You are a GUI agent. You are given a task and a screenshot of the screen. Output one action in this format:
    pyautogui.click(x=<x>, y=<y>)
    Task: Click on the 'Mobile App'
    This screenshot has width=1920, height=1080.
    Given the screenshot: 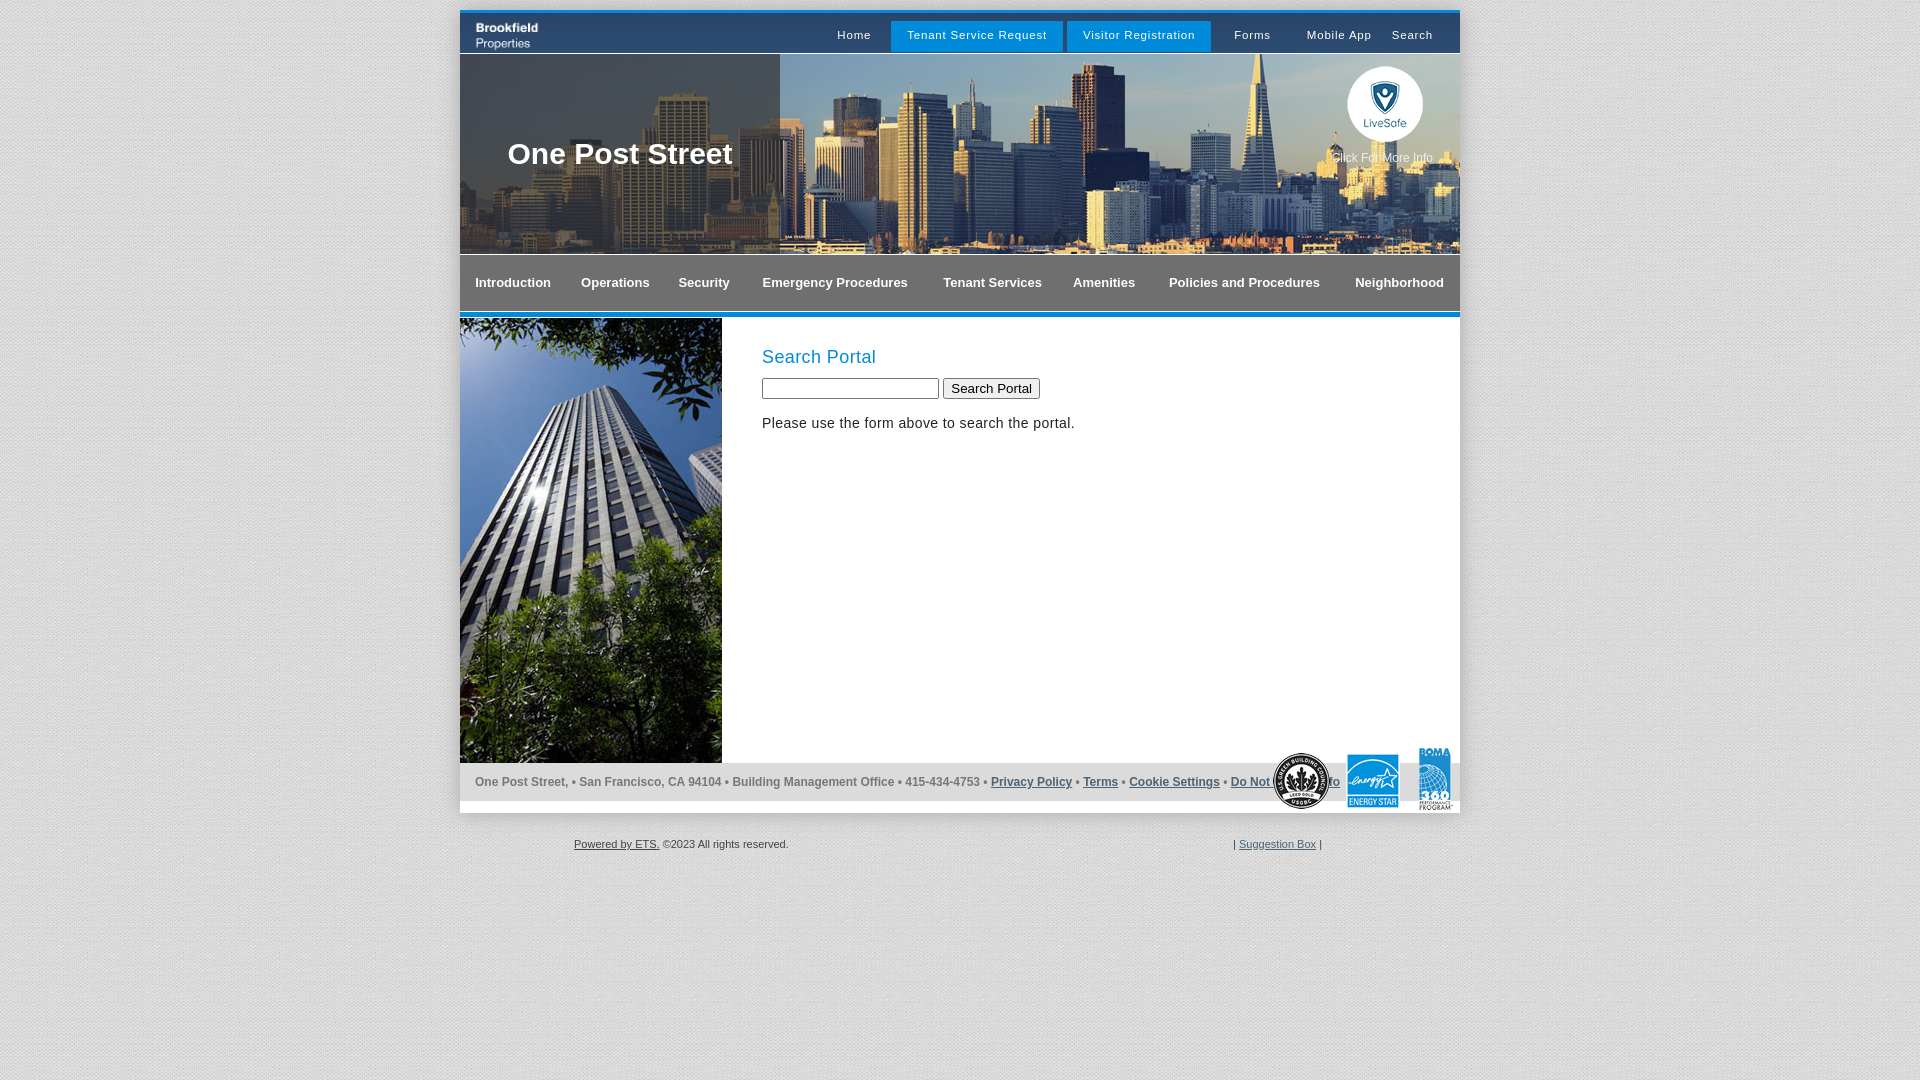 What is the action you would take?
    pyautogui.click(x=1339, y=34)
    